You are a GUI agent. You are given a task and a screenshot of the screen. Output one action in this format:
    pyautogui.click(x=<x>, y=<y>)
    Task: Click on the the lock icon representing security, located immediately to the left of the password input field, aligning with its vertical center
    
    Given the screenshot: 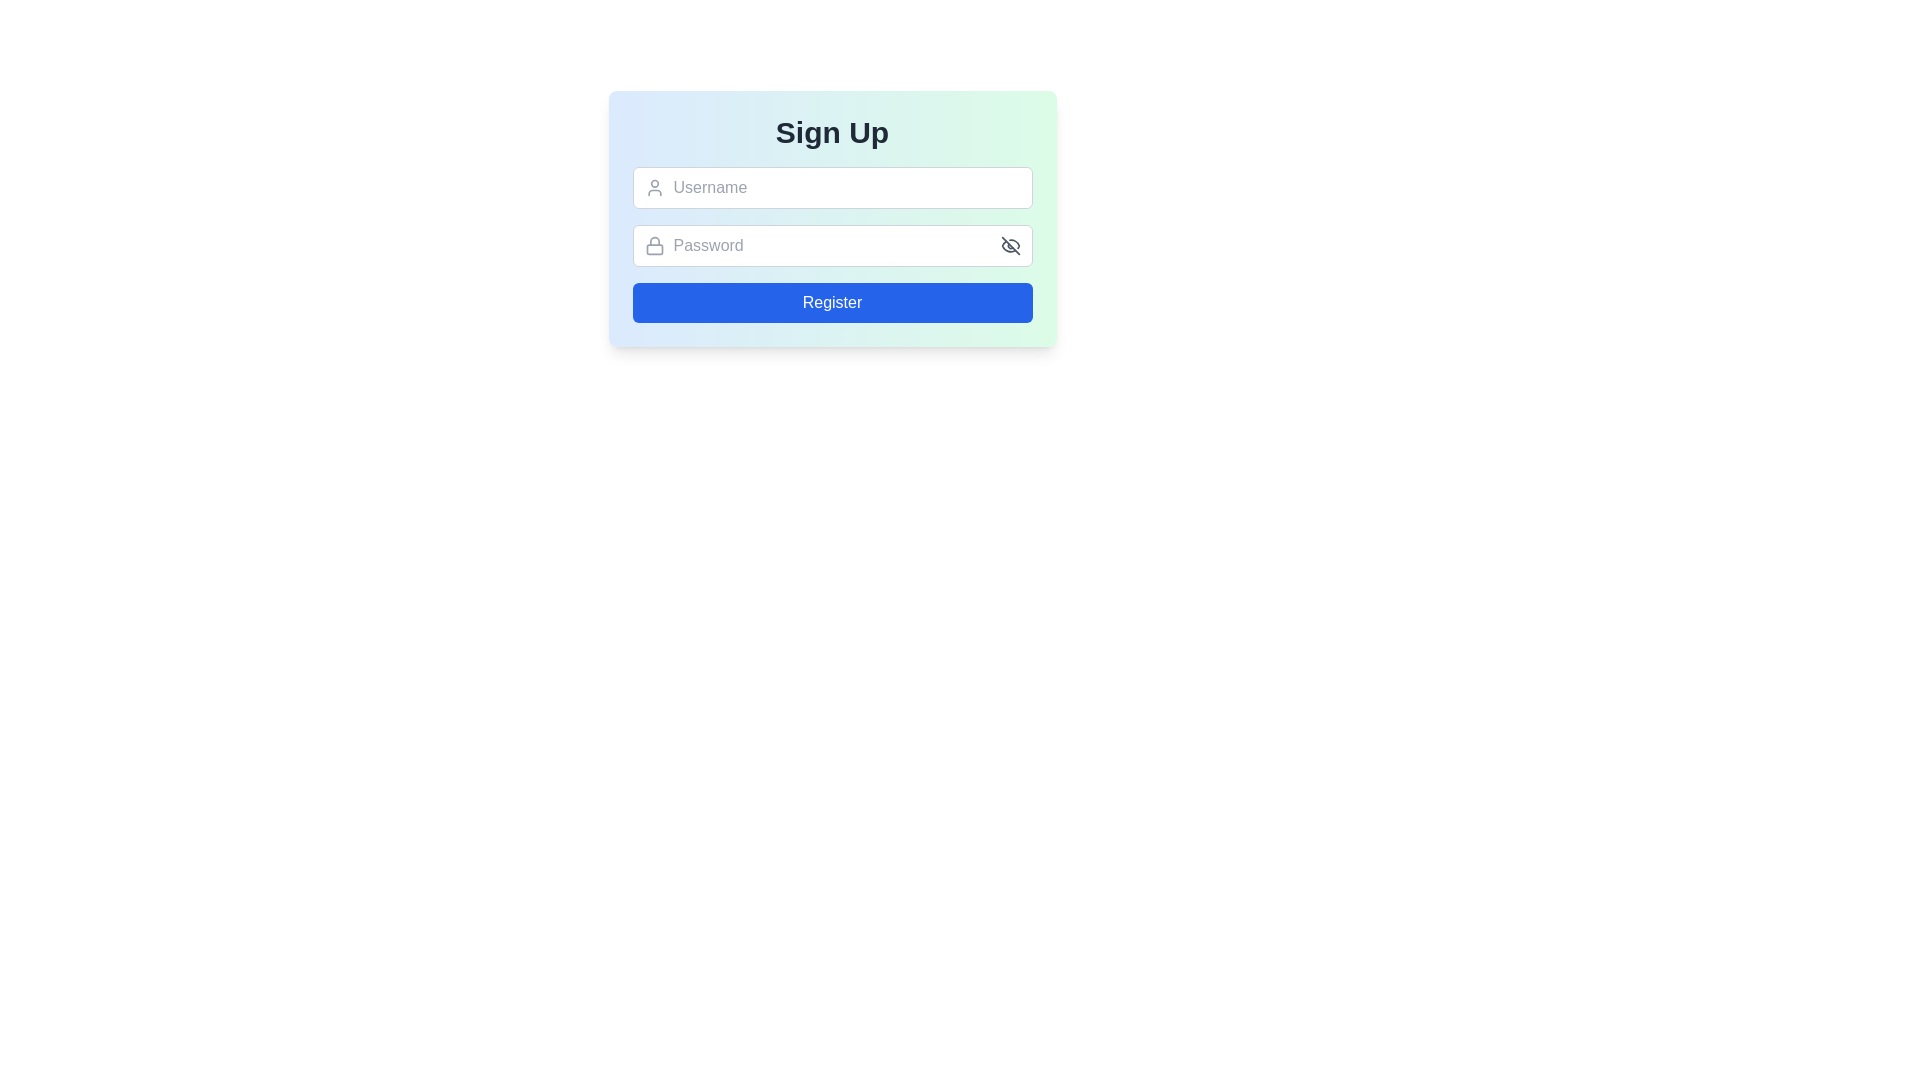 What is the action you would take?
    pyautogui.click(x=654, y=245)
    